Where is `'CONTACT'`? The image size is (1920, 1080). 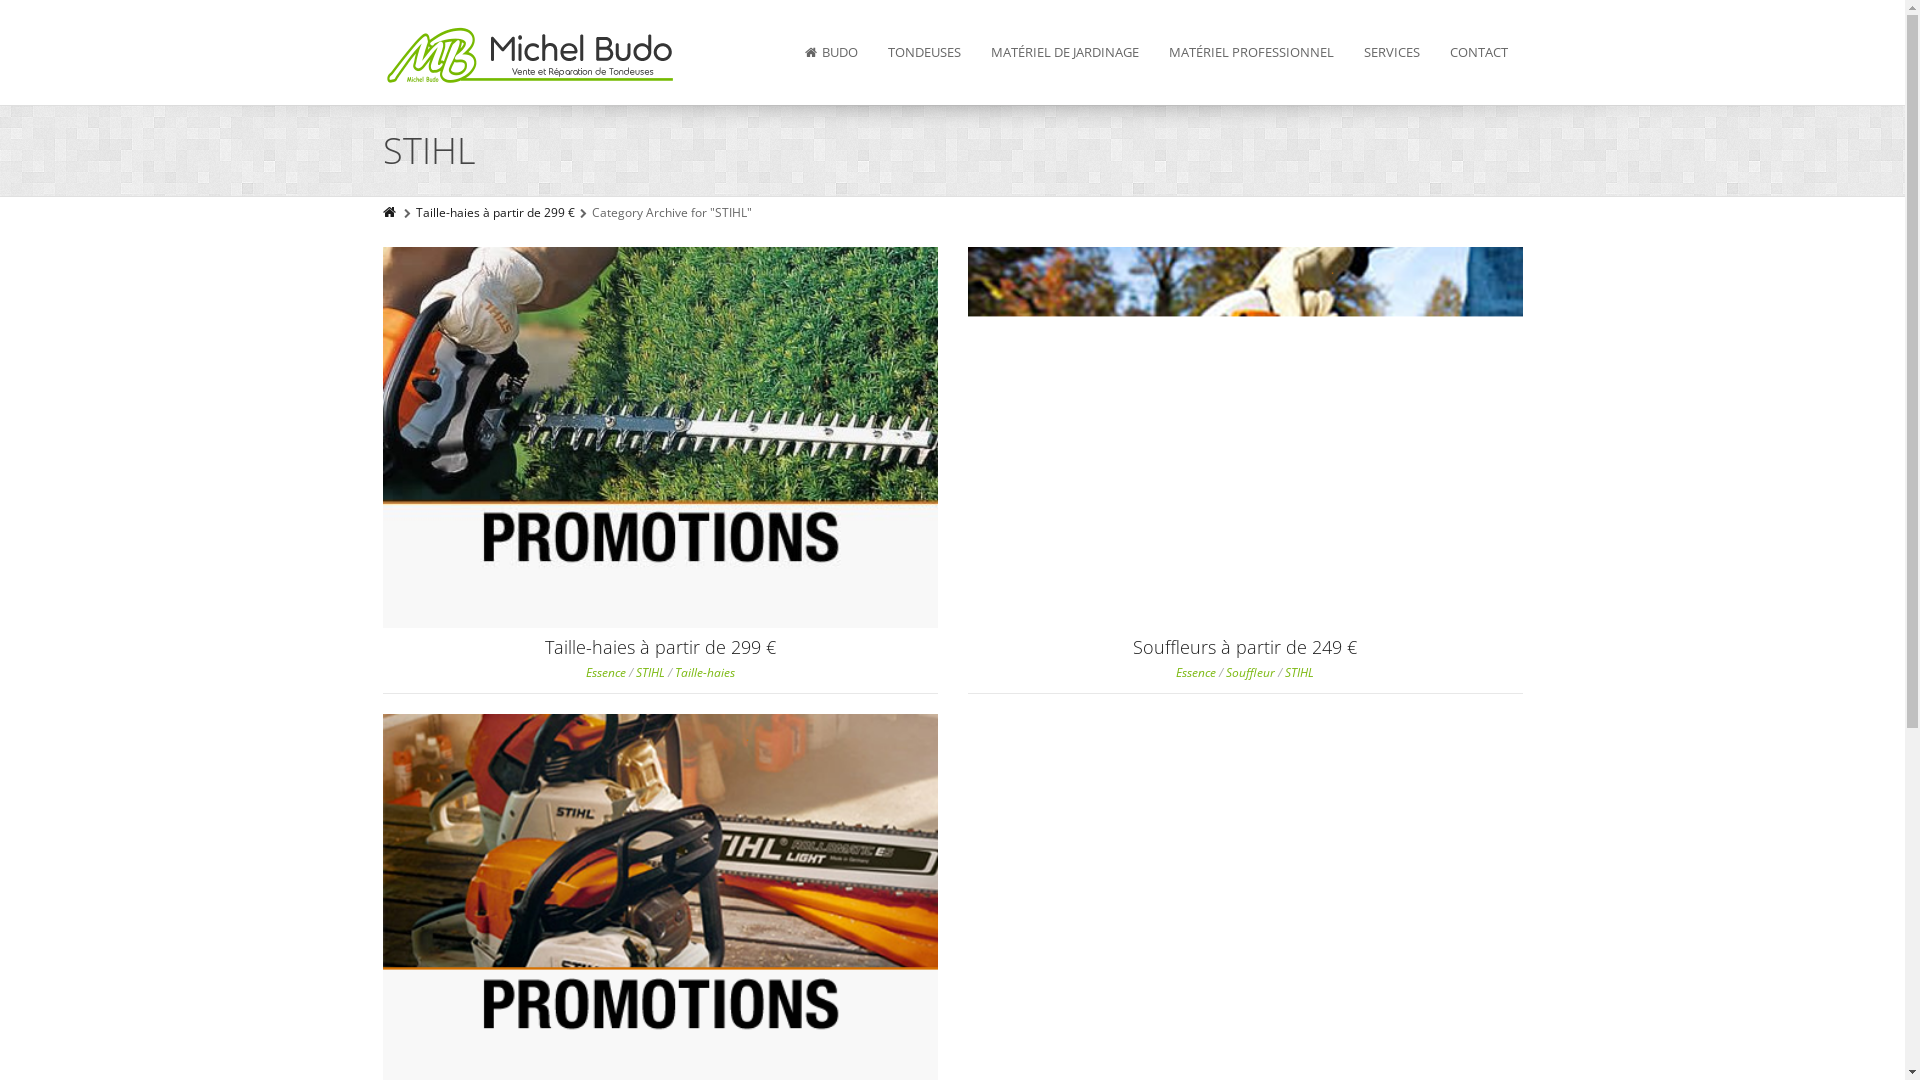 'CONTACT' is located at coordinates (1478, 50).